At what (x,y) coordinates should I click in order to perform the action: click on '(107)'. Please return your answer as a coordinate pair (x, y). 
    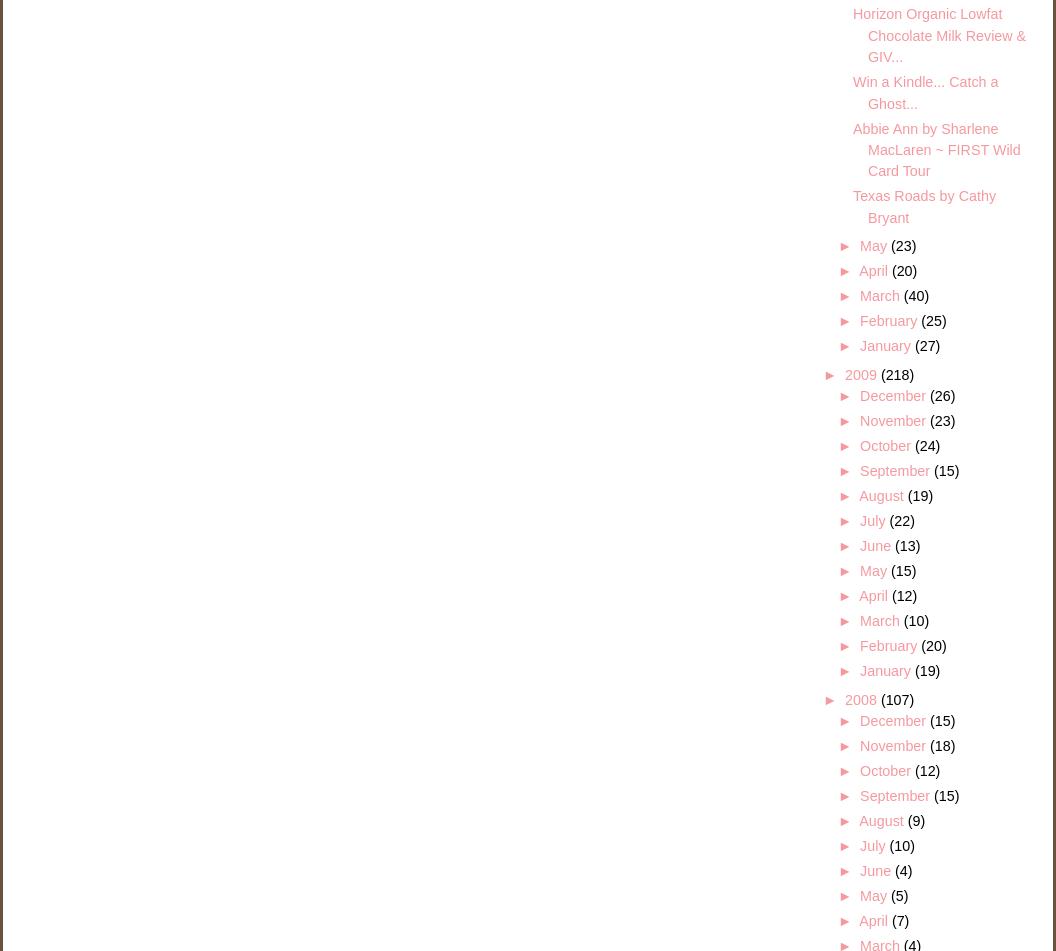
    Looking at the image, I should click on (895, 699).